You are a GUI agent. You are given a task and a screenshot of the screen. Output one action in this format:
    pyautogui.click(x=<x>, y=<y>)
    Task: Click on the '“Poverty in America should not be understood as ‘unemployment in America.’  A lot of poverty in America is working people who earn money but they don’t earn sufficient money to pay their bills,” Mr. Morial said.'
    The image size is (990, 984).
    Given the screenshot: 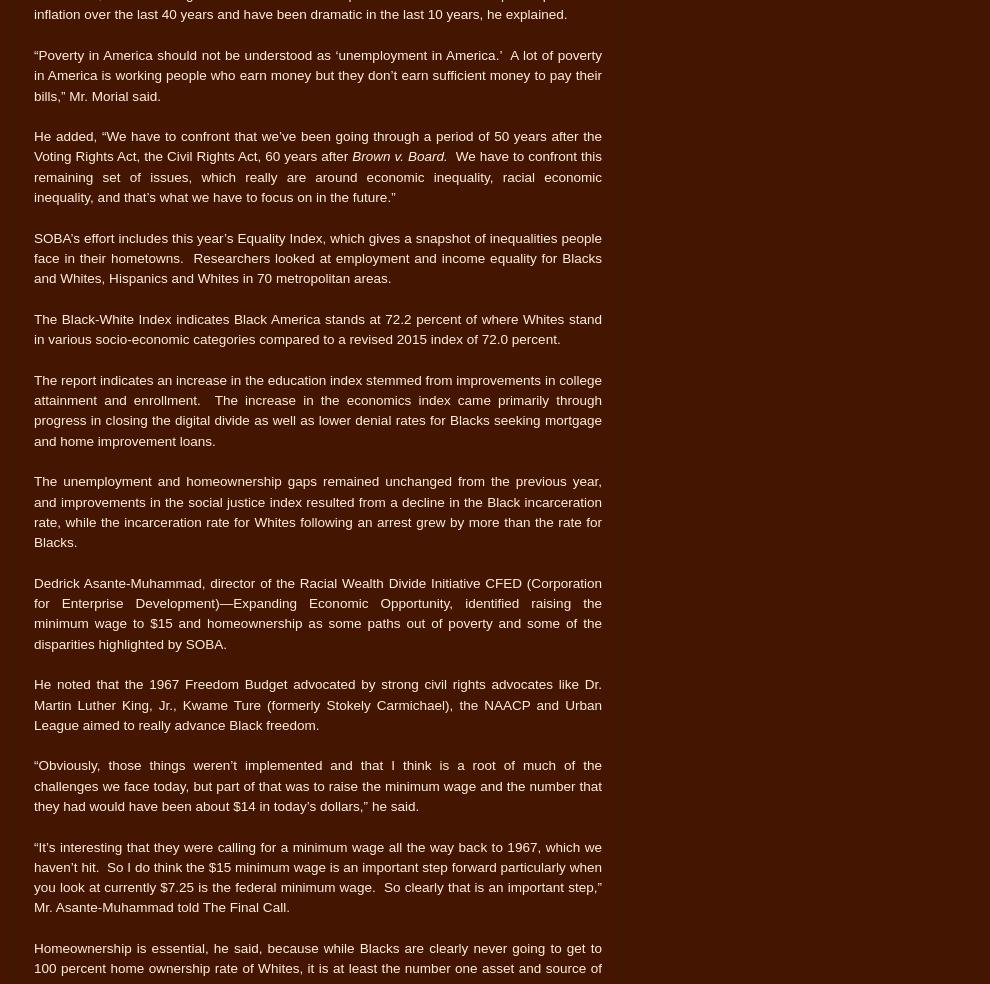 What is the action you would take?
    pyautogui.click(x=316, y=74)
    